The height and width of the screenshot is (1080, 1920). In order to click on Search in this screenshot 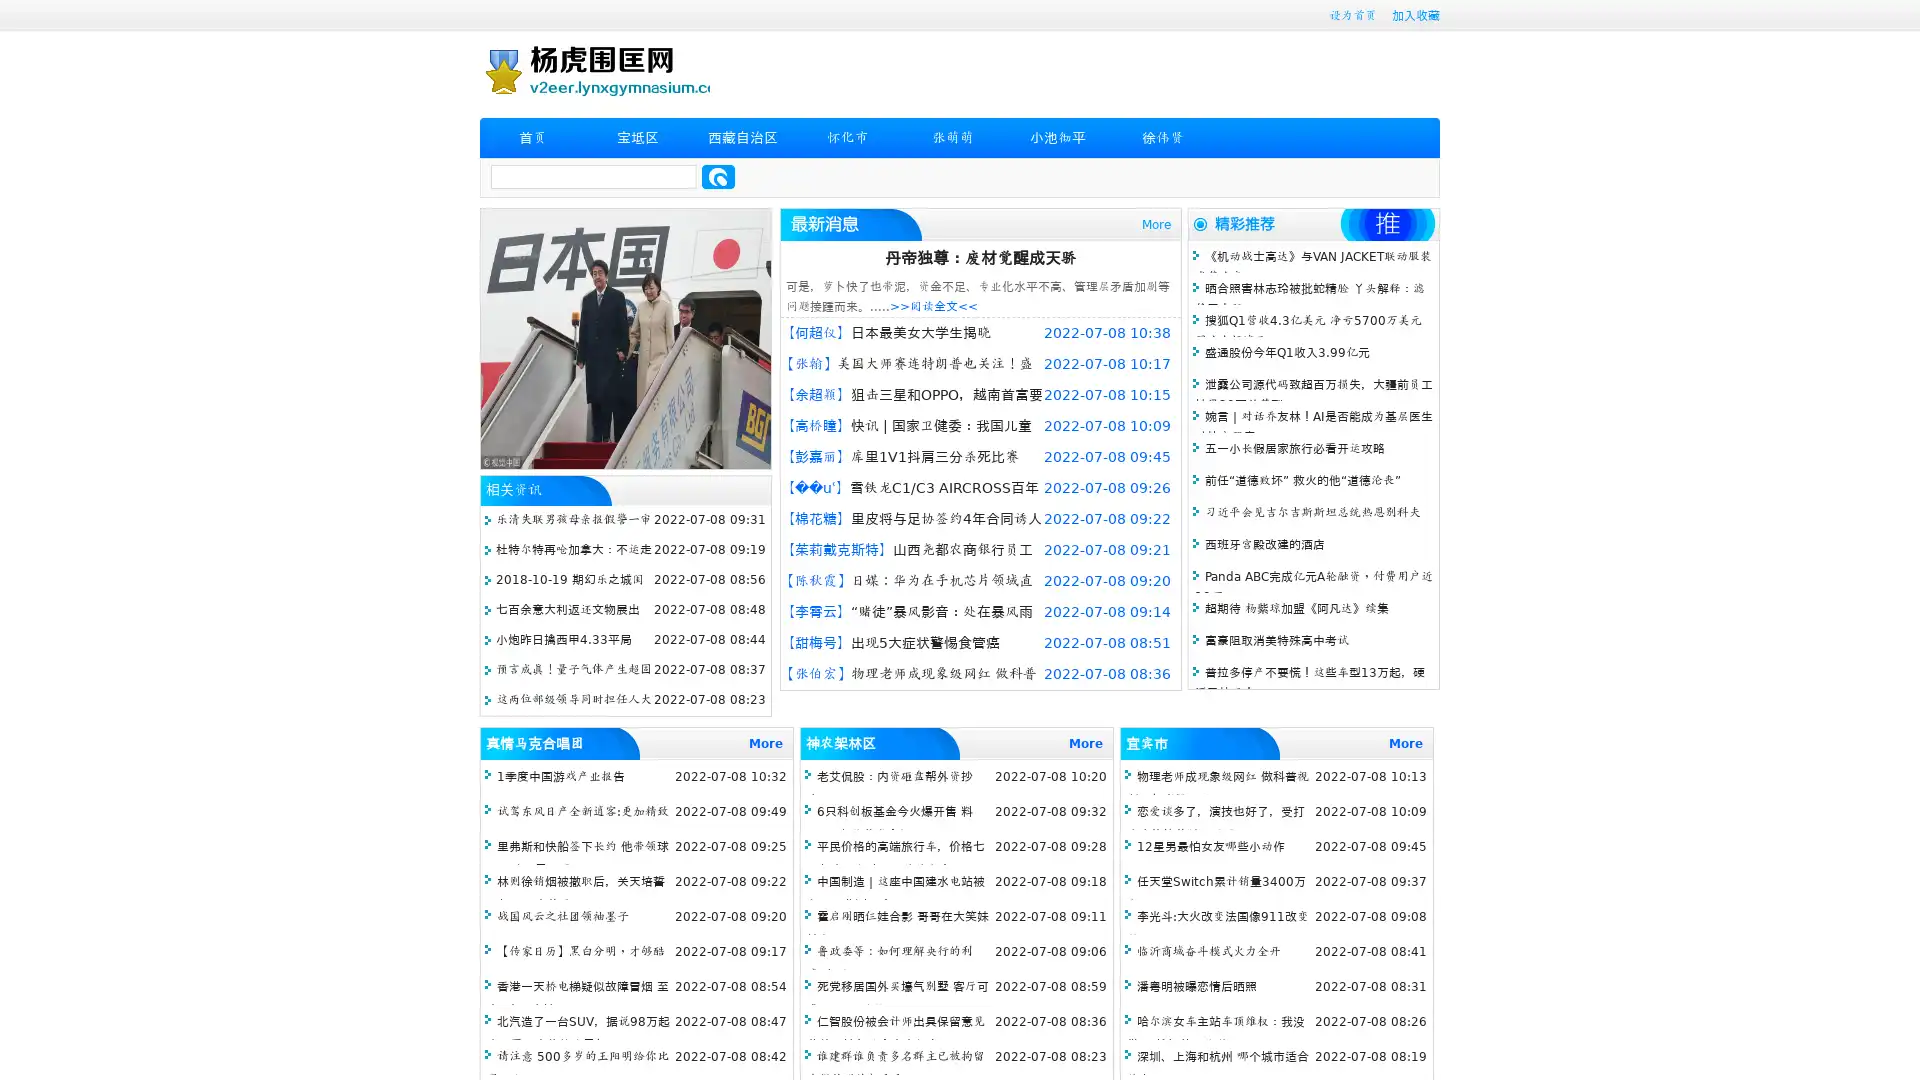, I will do `click(718, 176)`.